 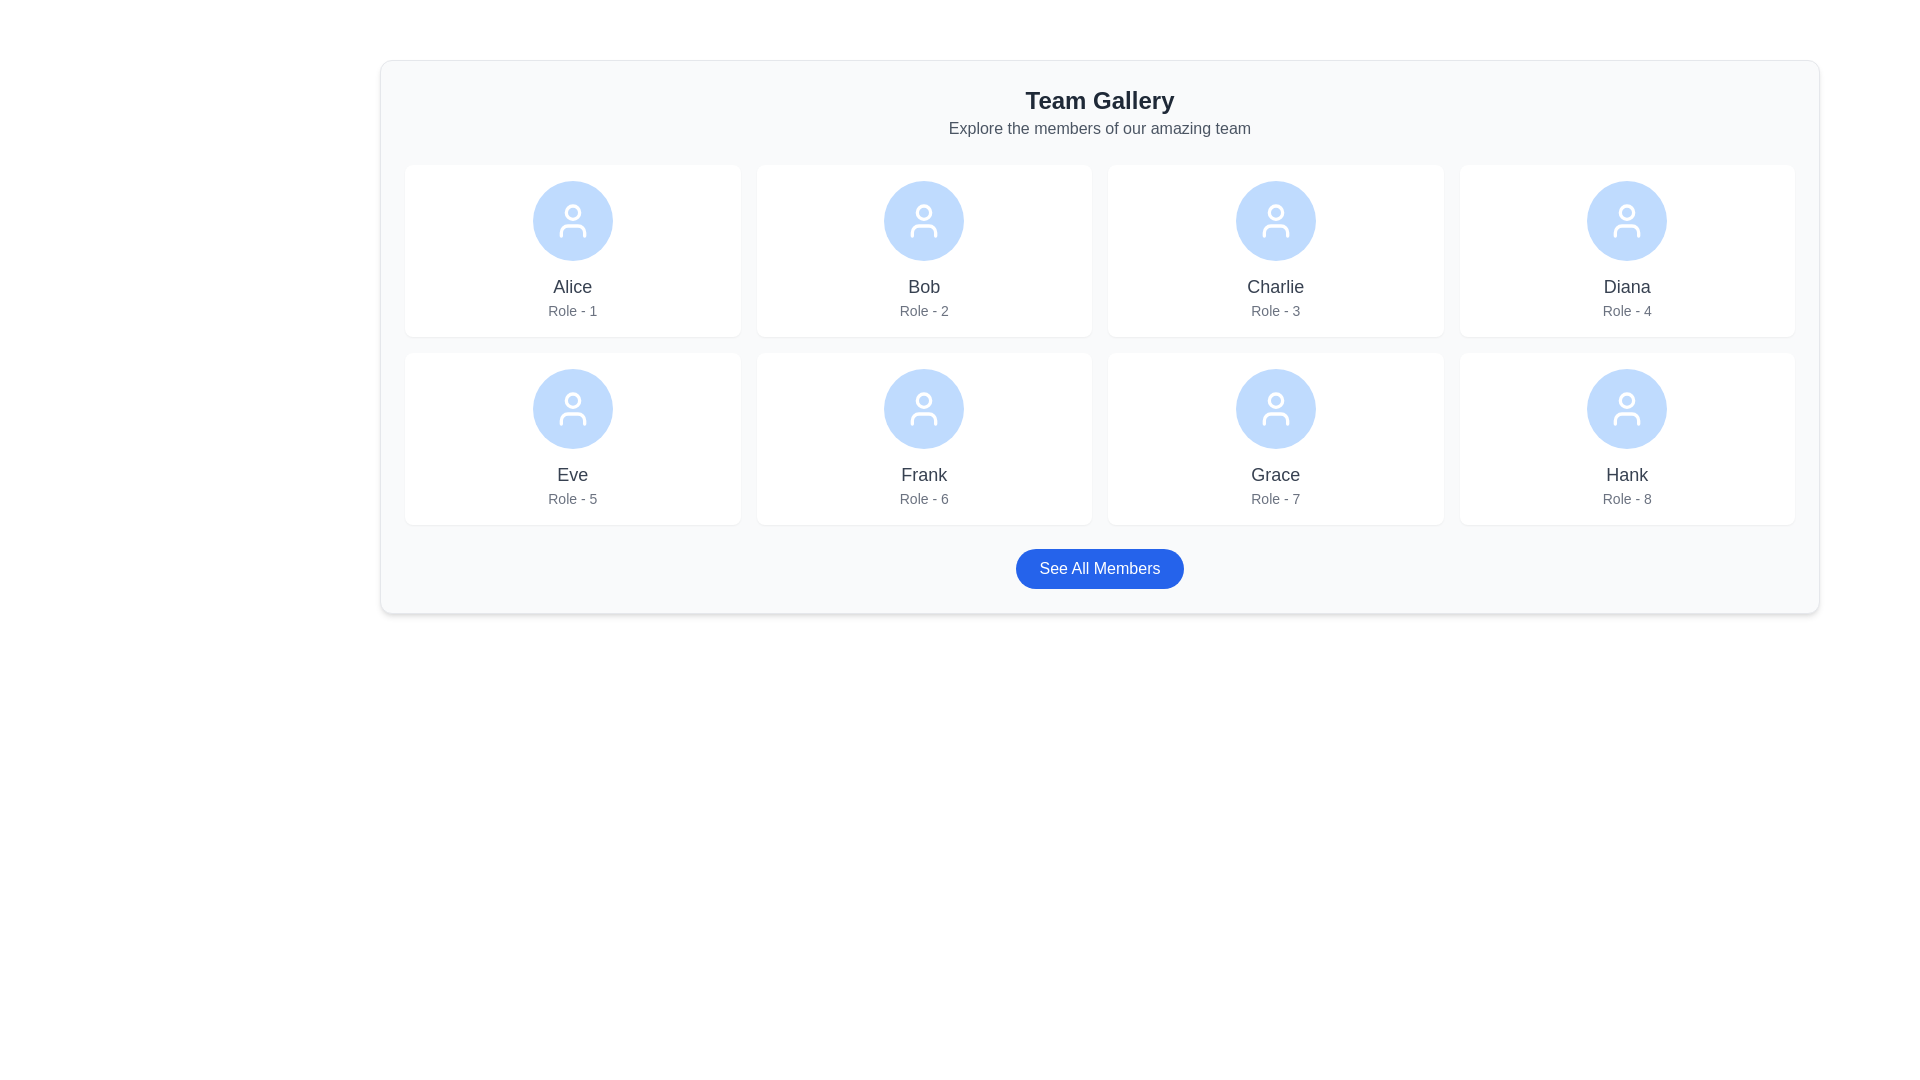 I want to click on the user avatar icon, which is visually represented as a light blue circular background with a white user silhouette, located in the fourth column of the second row within a grid layout, central to the card labeled 'Hank Role - 8', so click(x=1627, y=407).